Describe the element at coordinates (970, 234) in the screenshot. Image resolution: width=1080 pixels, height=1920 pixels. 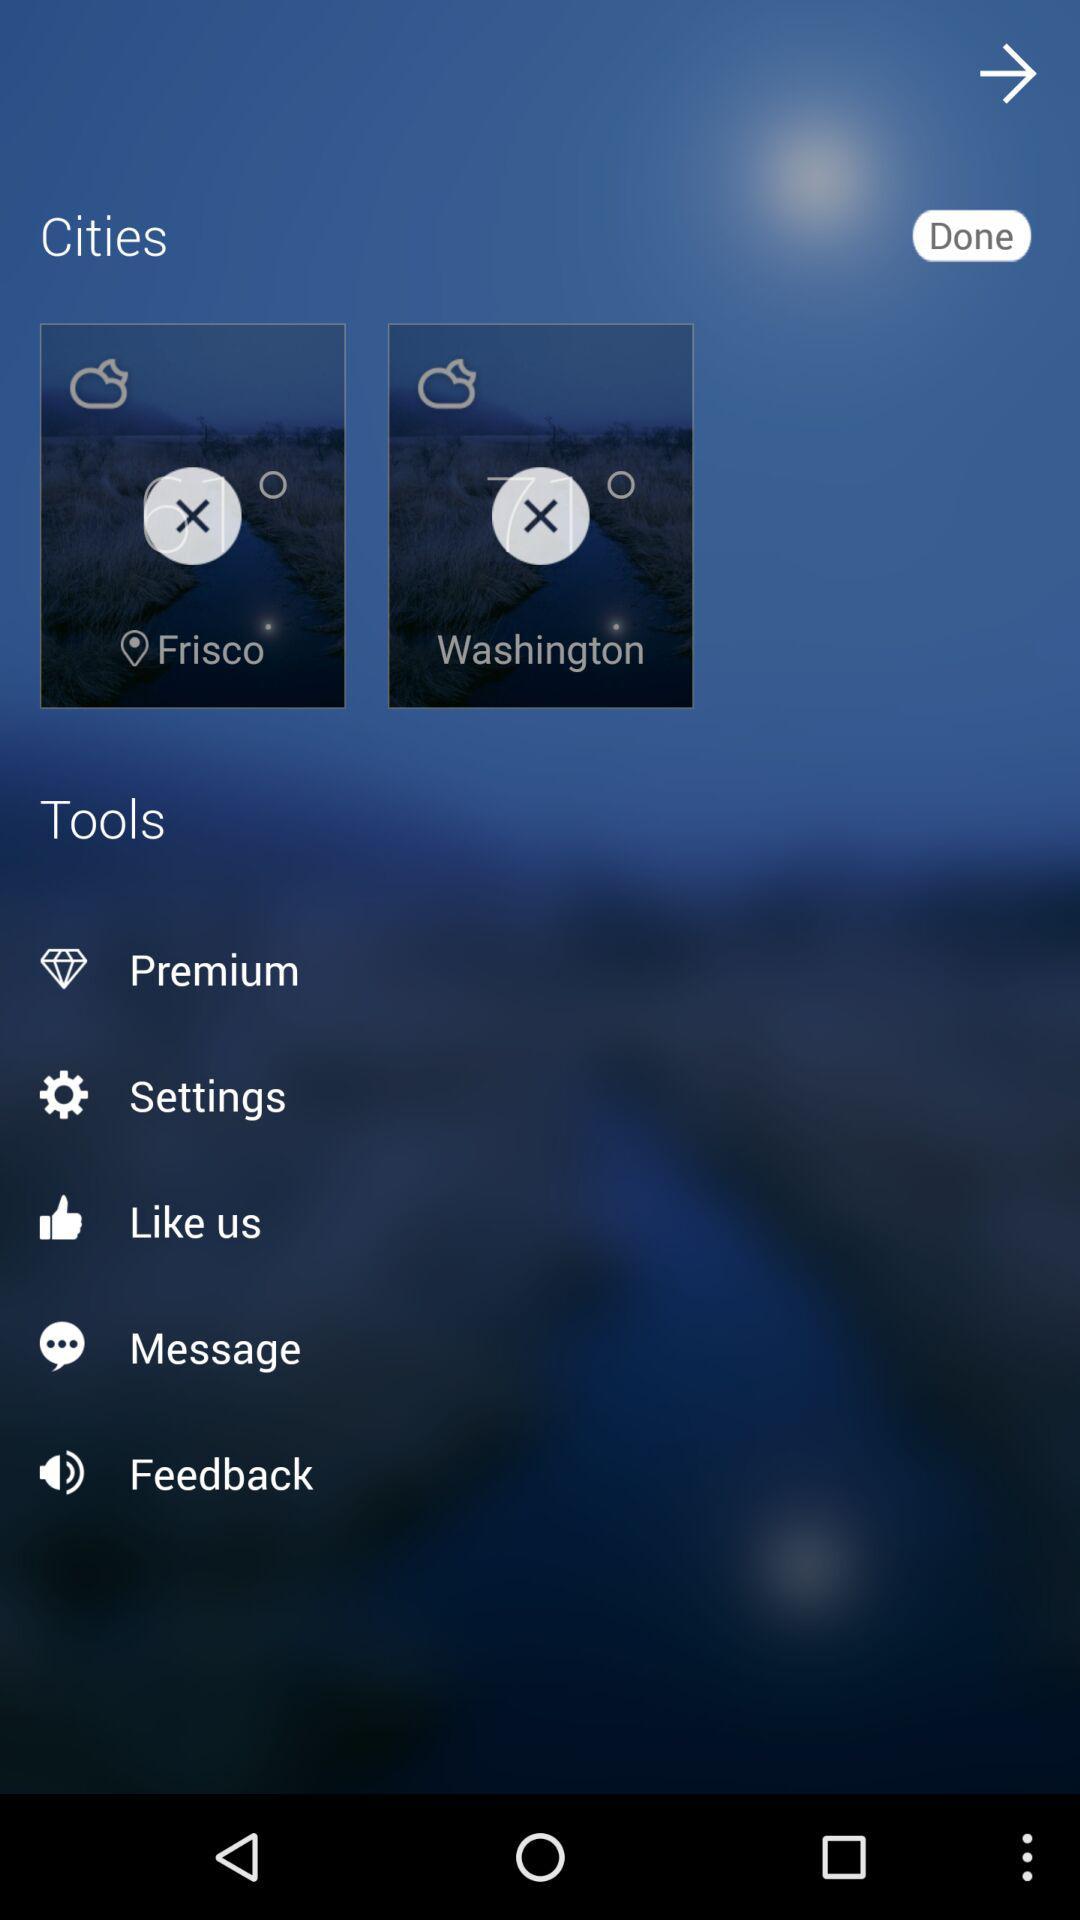
I see `the icon above premium` at that location.